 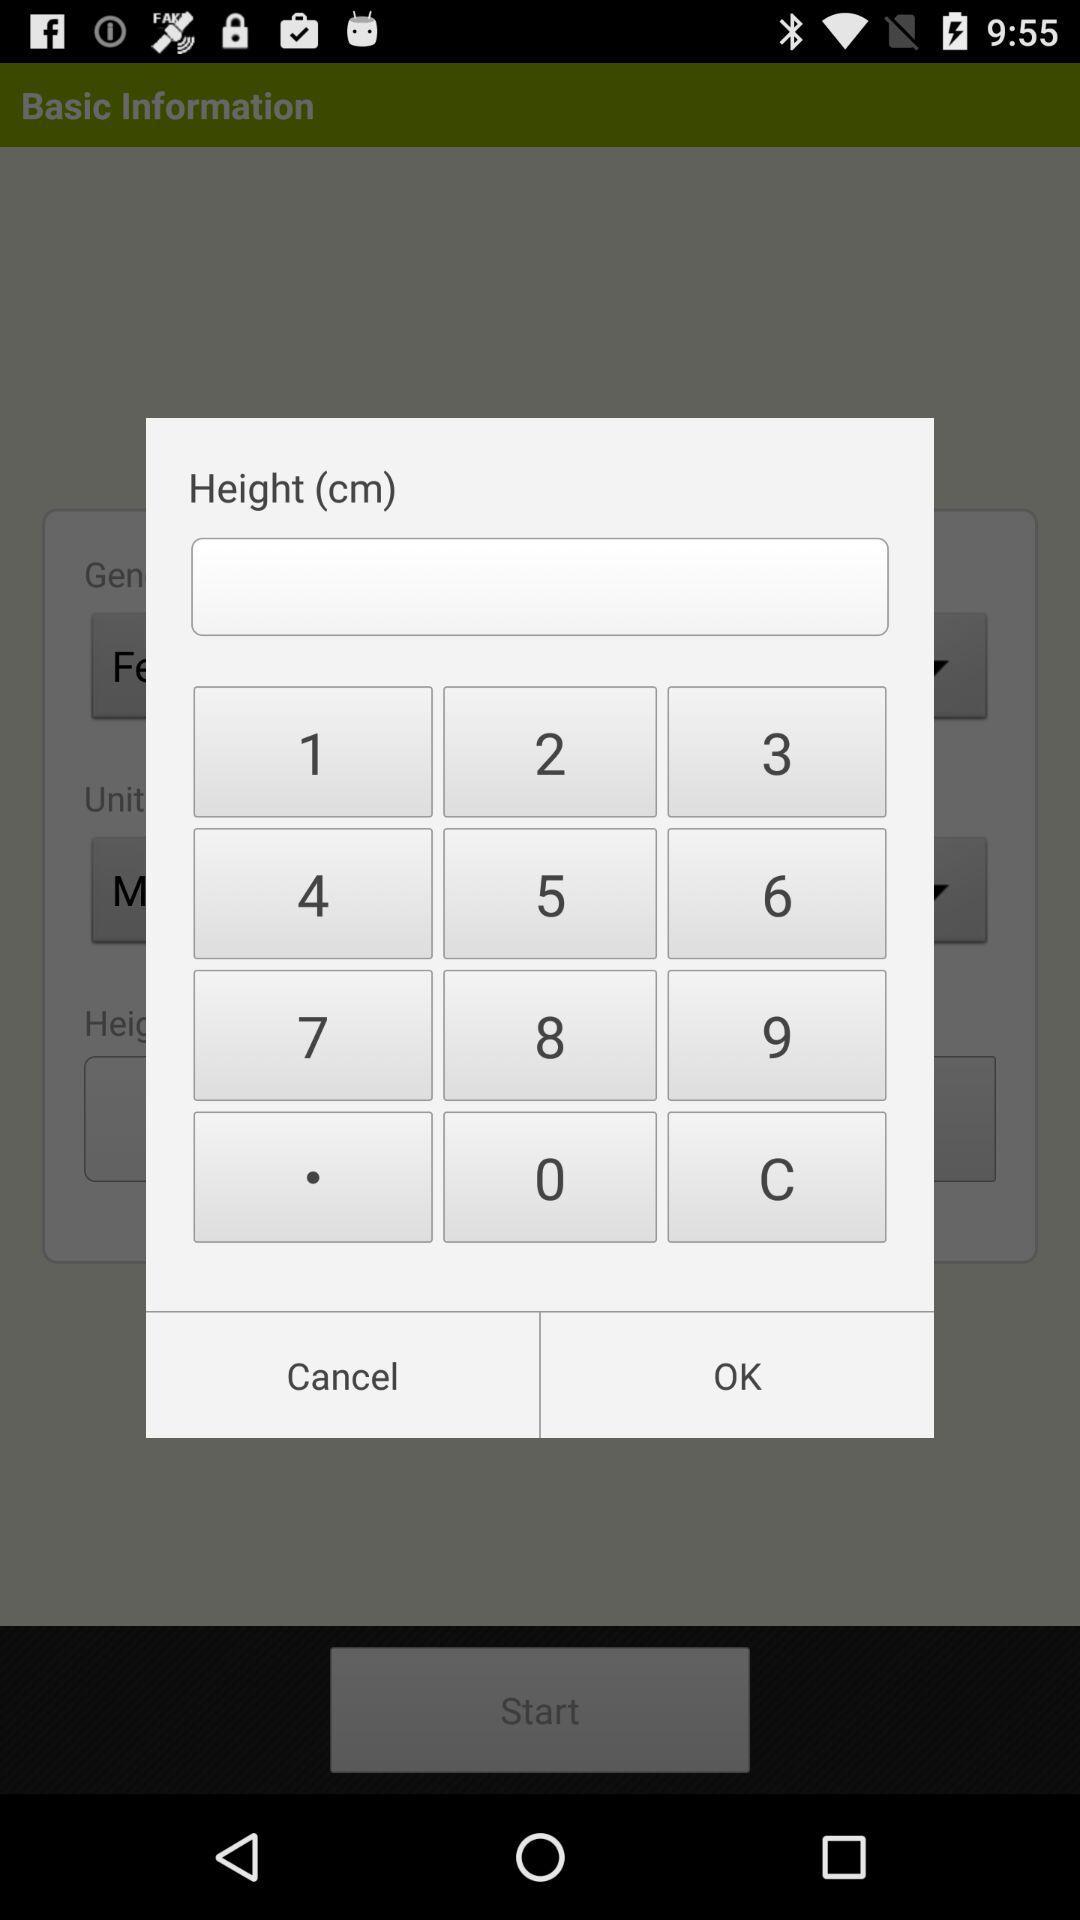 I want to click on the 6 item, so click(x=775, y=892).